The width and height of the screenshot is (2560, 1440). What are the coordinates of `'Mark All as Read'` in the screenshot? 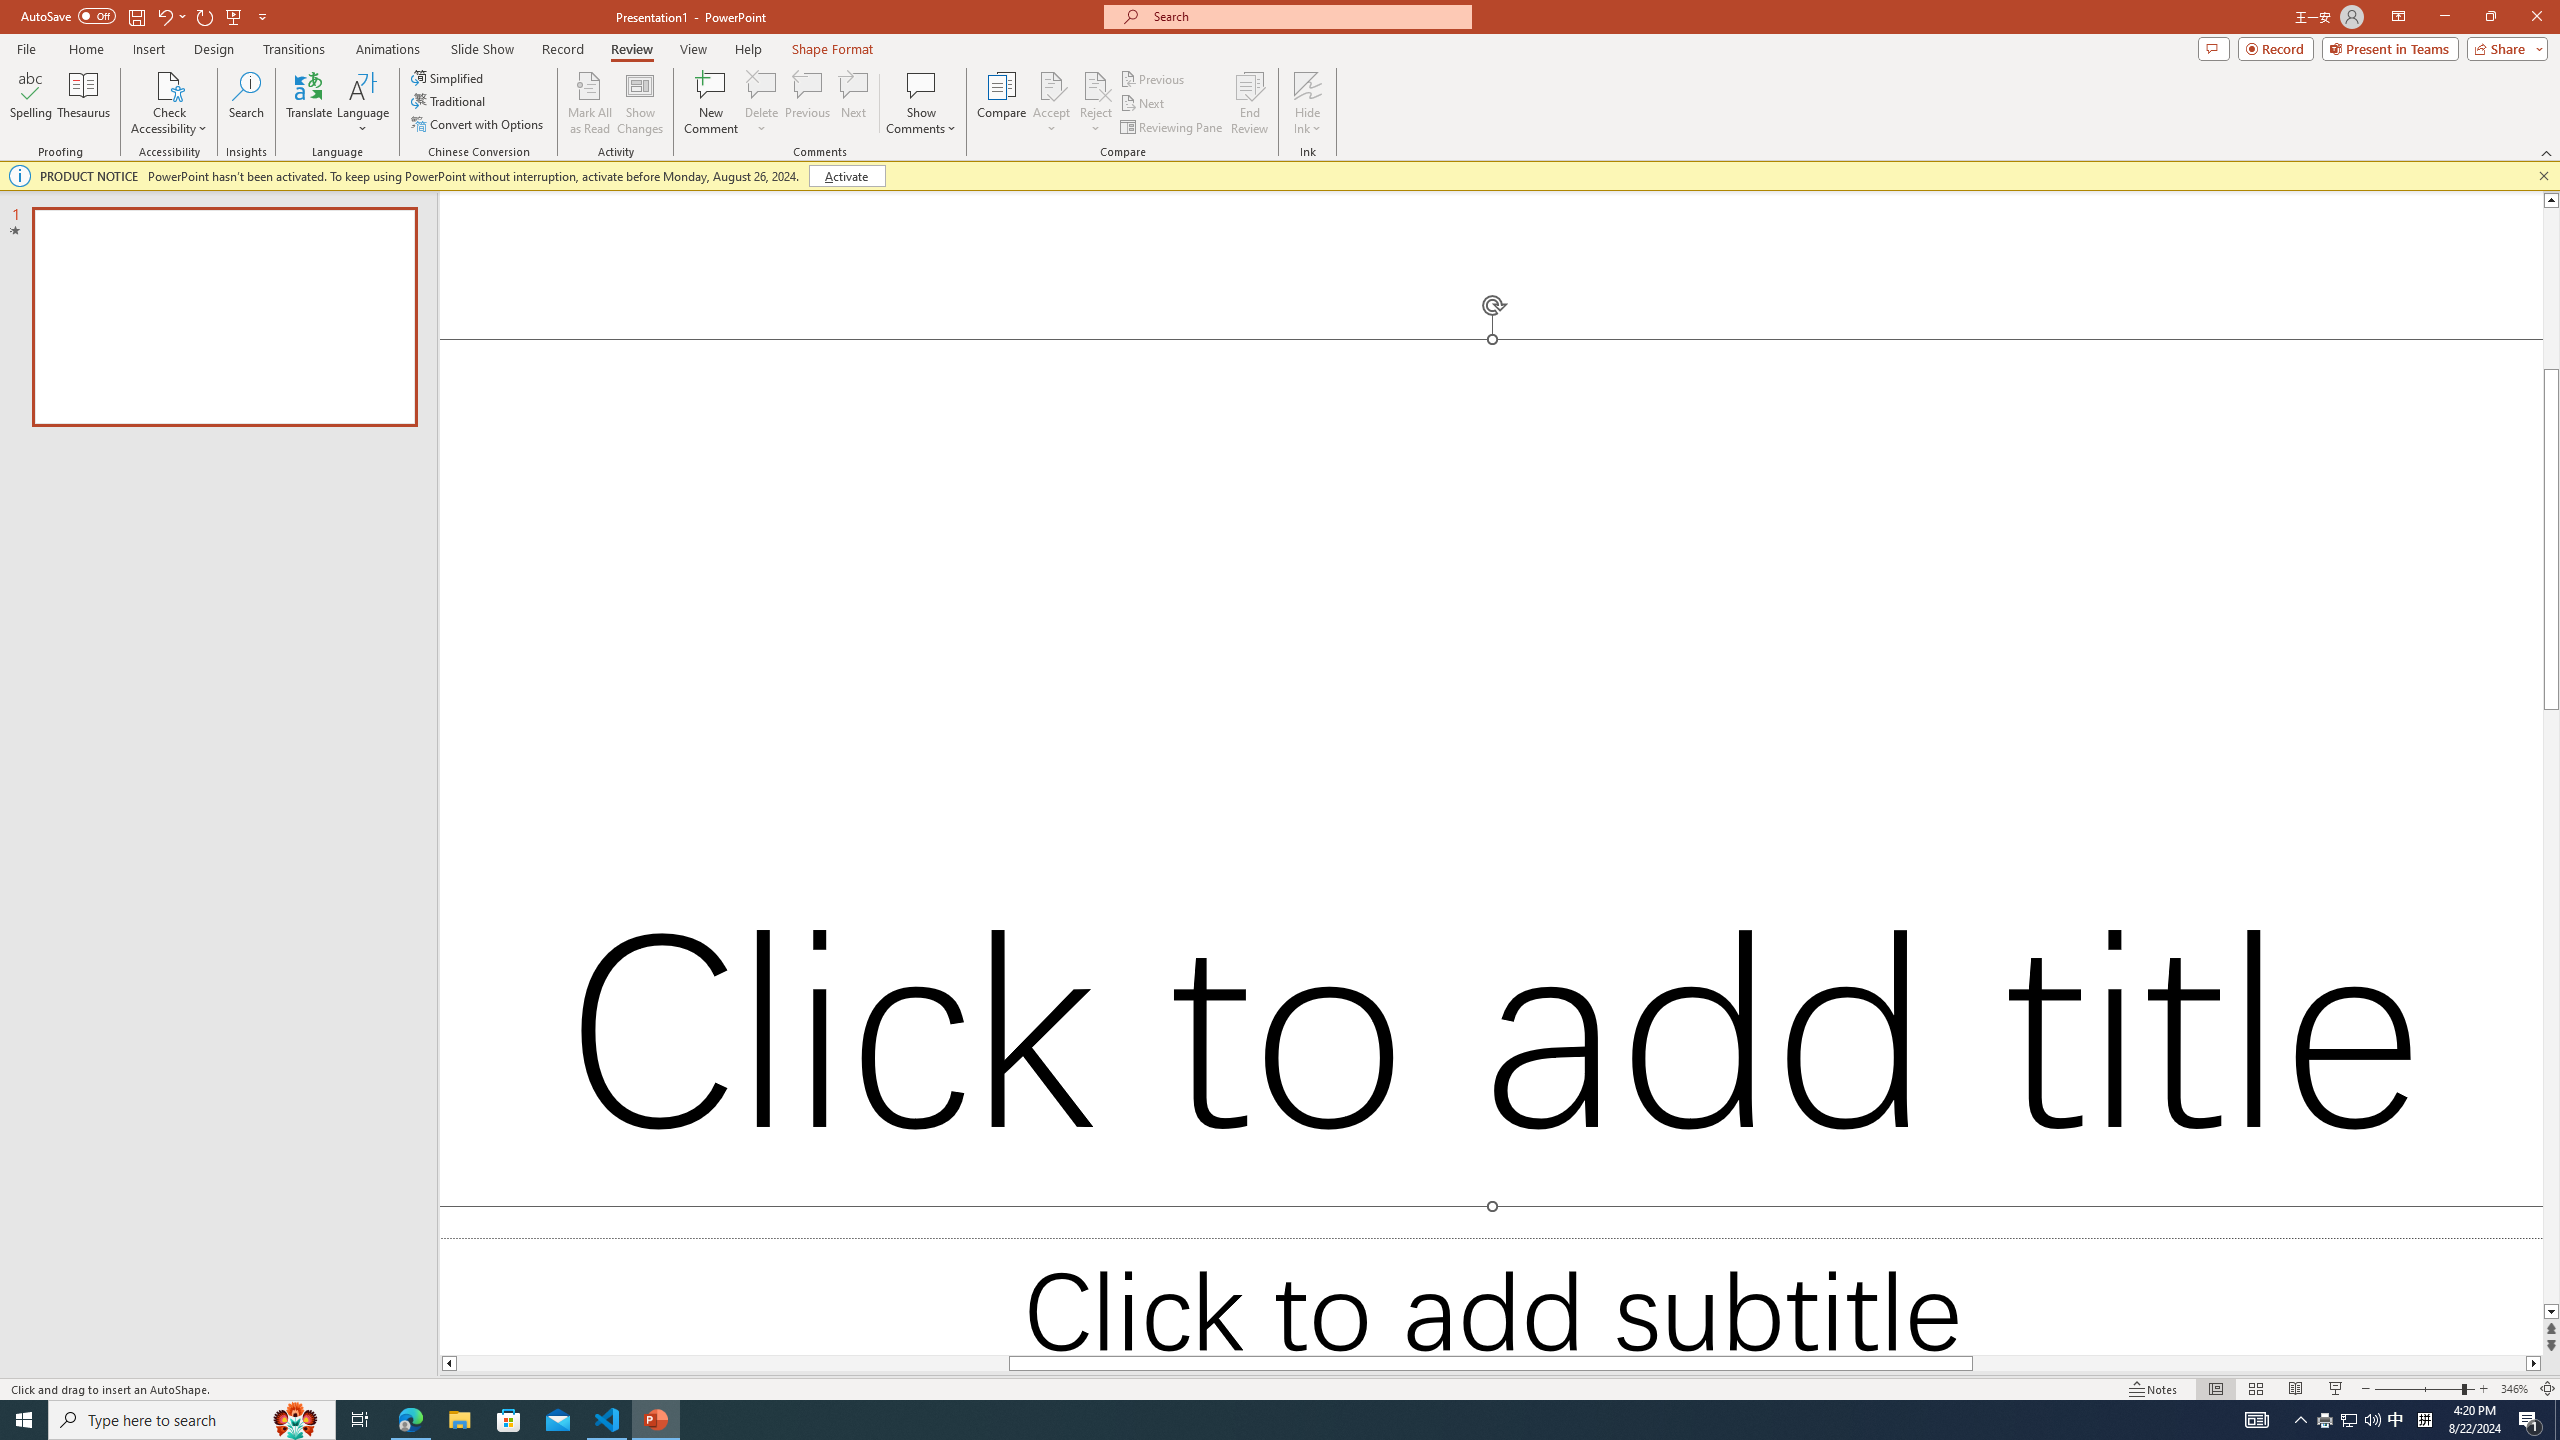 It's located at (590, 103).